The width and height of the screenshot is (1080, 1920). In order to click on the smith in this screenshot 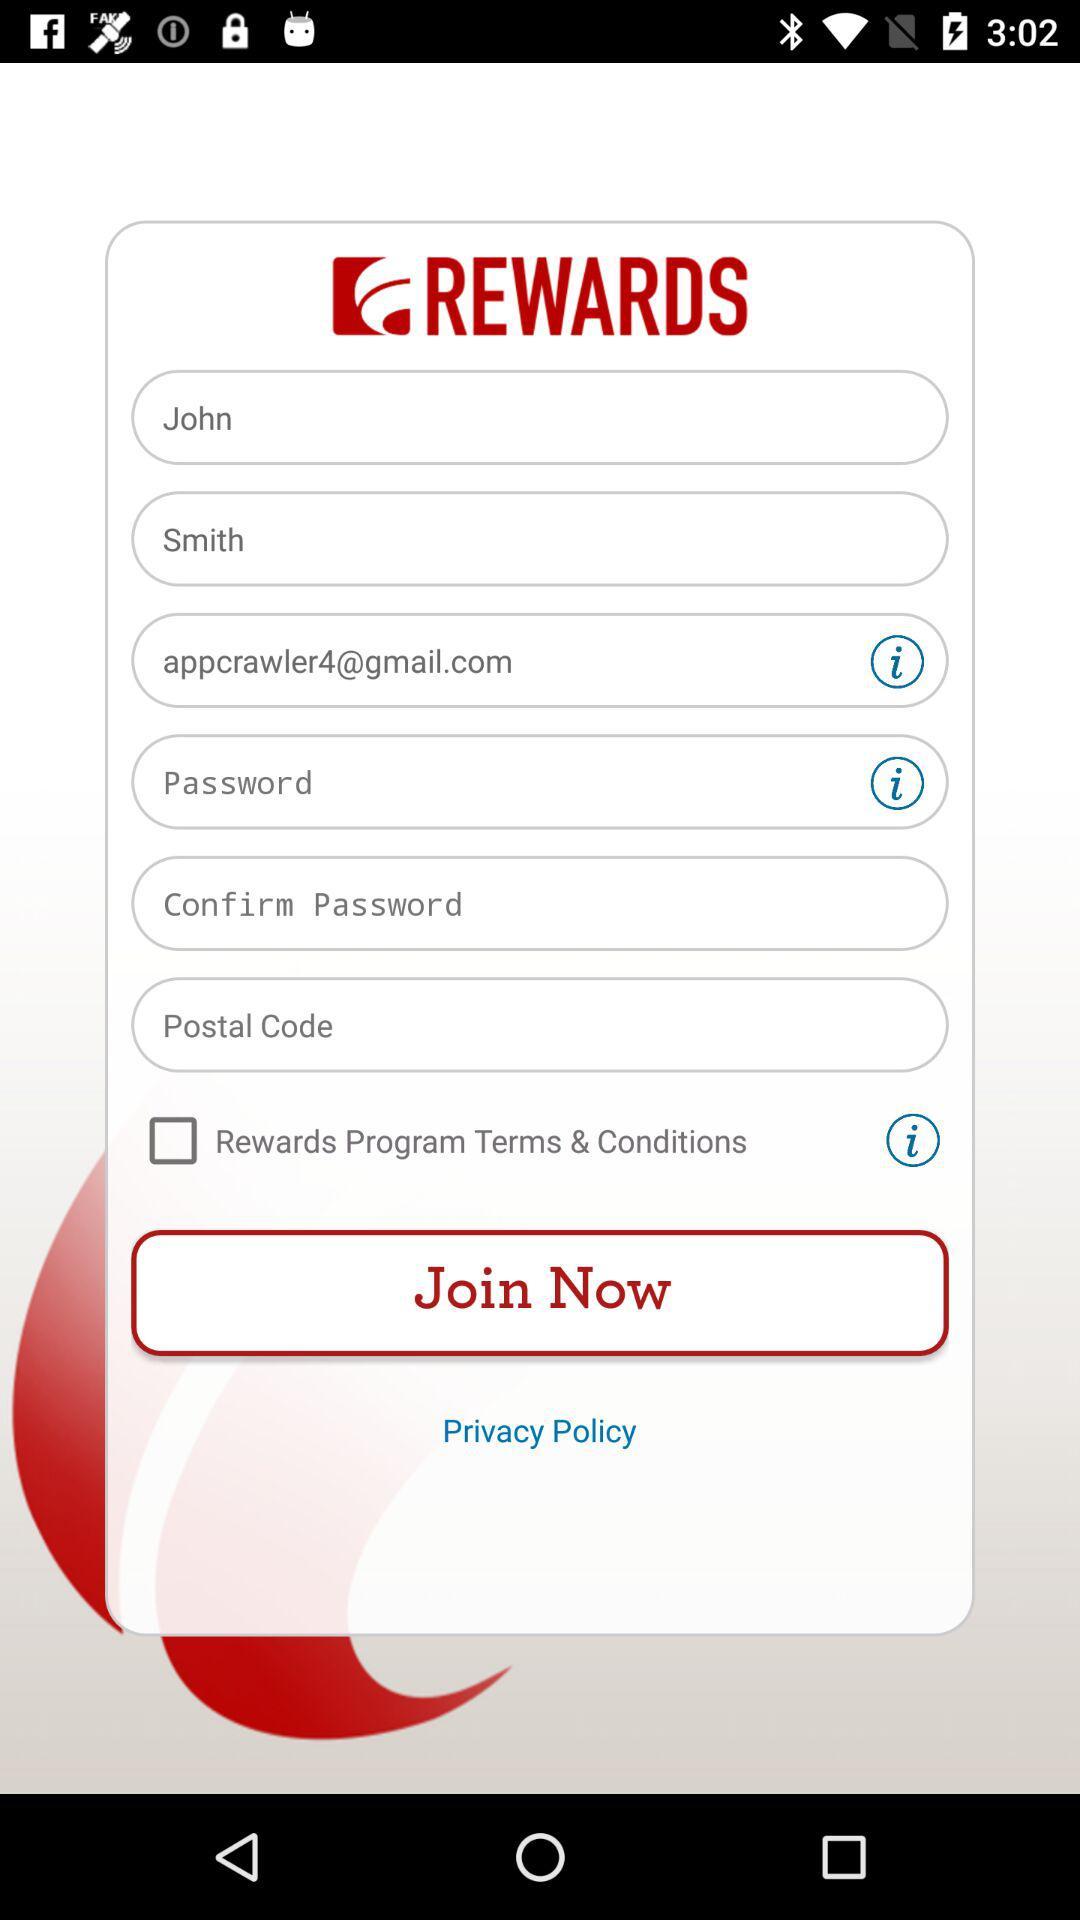, I will do `click(540, 538)`.